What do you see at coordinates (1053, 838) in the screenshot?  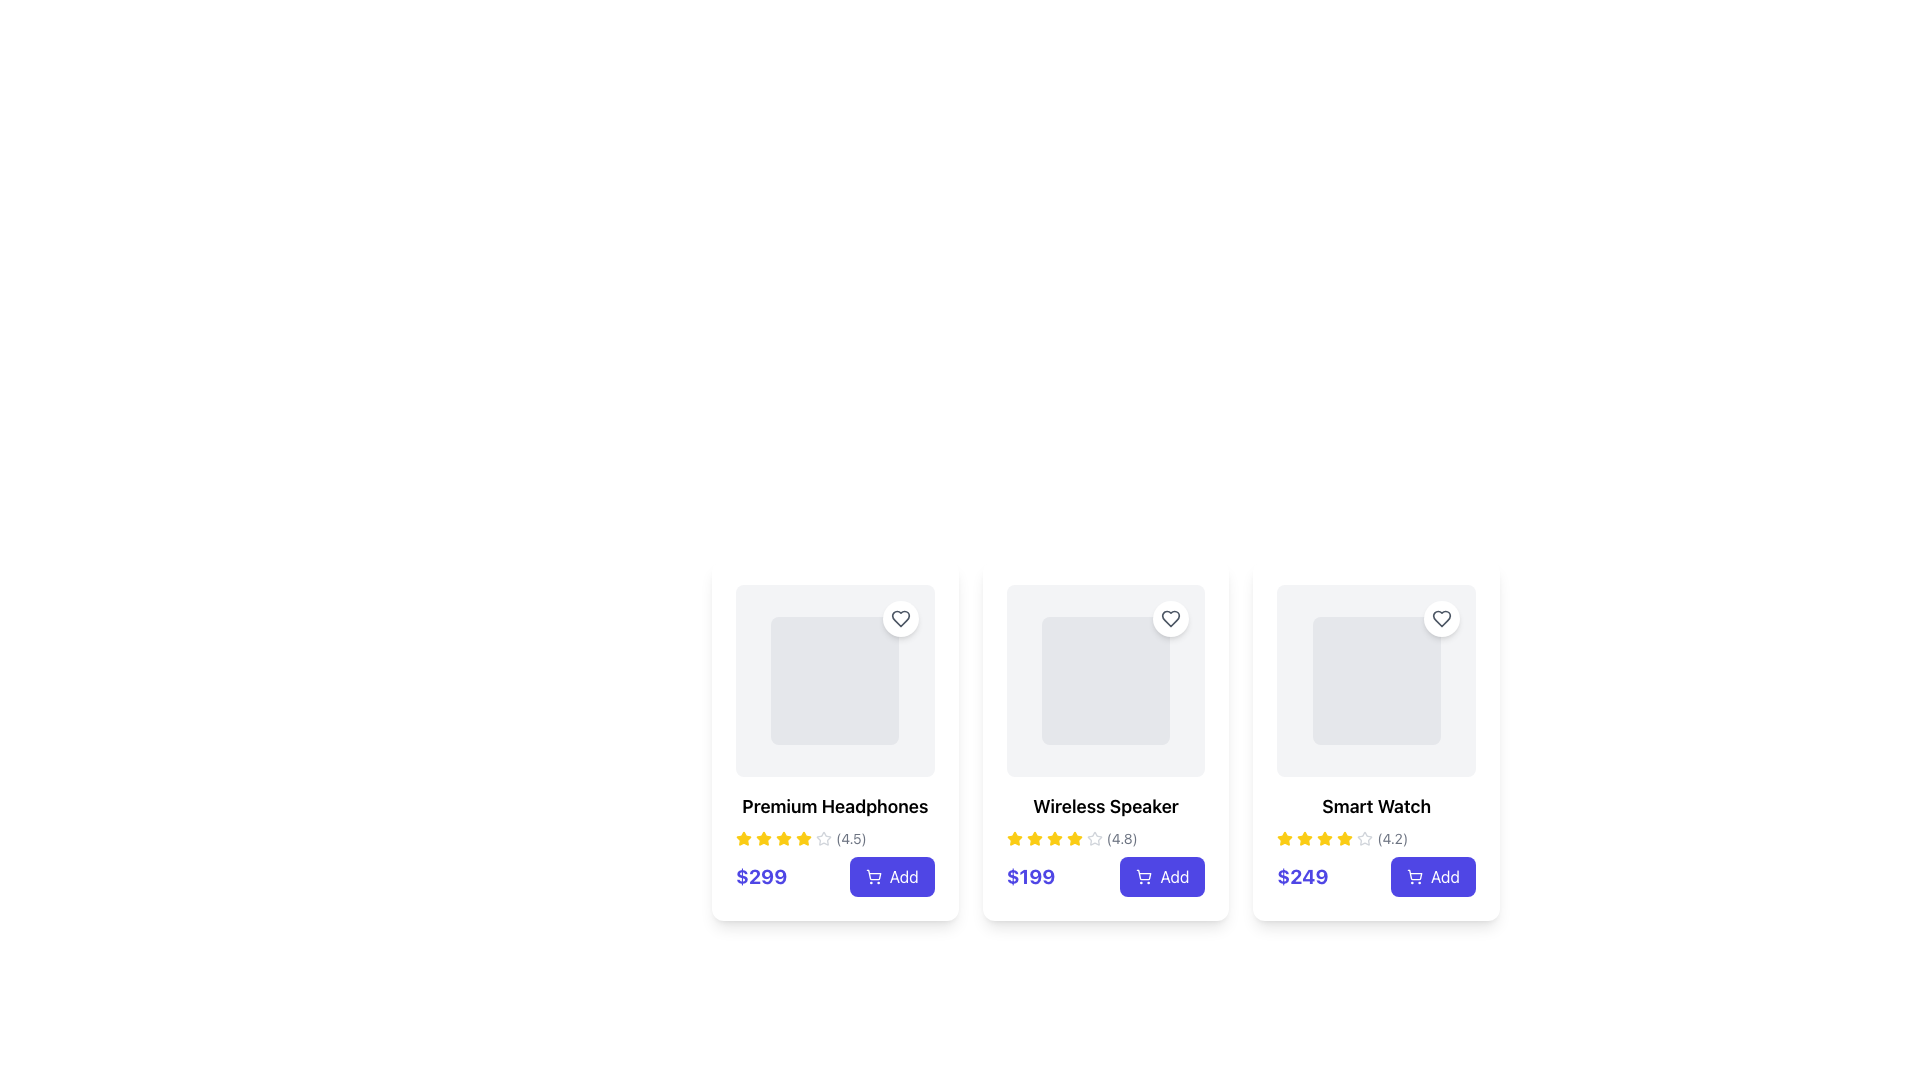 I see `the fourth yellow star icon in the rating section of the 'Wireless Speaker' product card to interact with it` at bounding box center [1053, 838].